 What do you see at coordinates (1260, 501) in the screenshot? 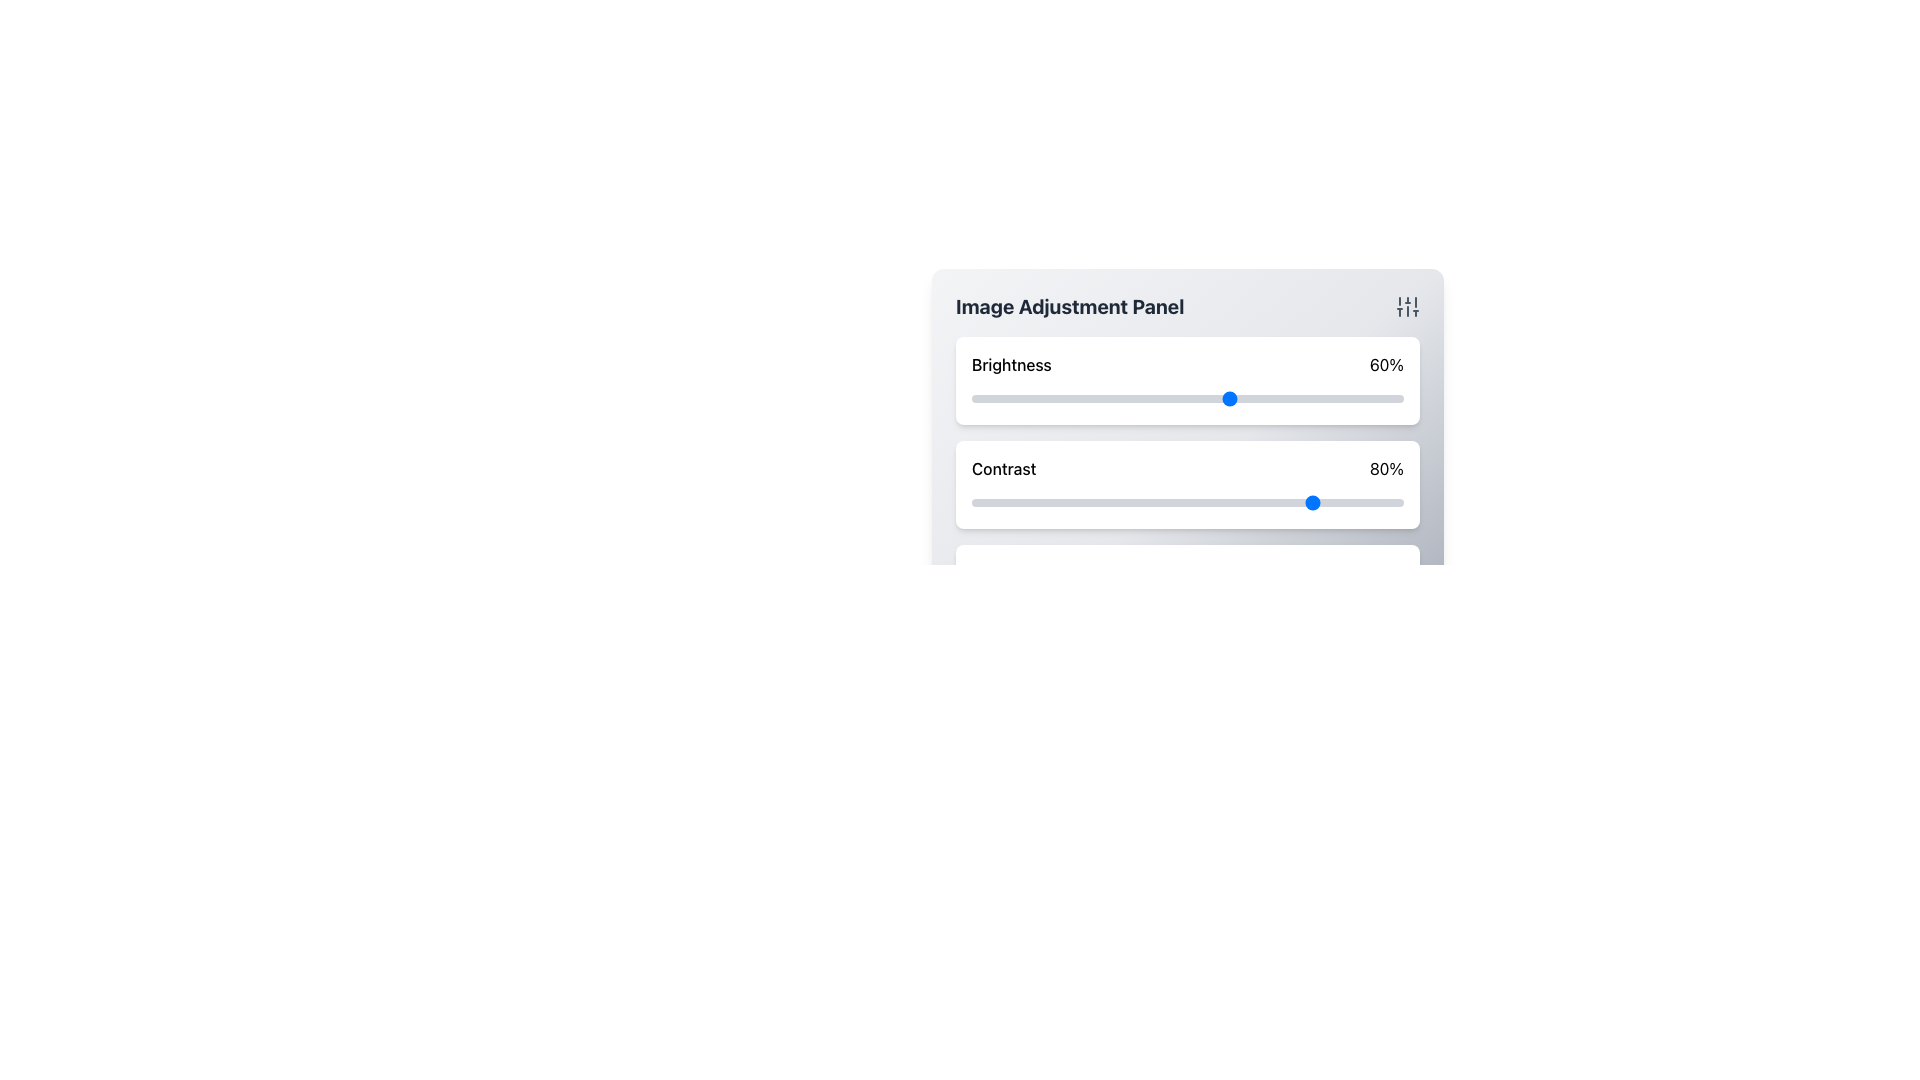
I see `contrast` at bounding box center [1260, 501].